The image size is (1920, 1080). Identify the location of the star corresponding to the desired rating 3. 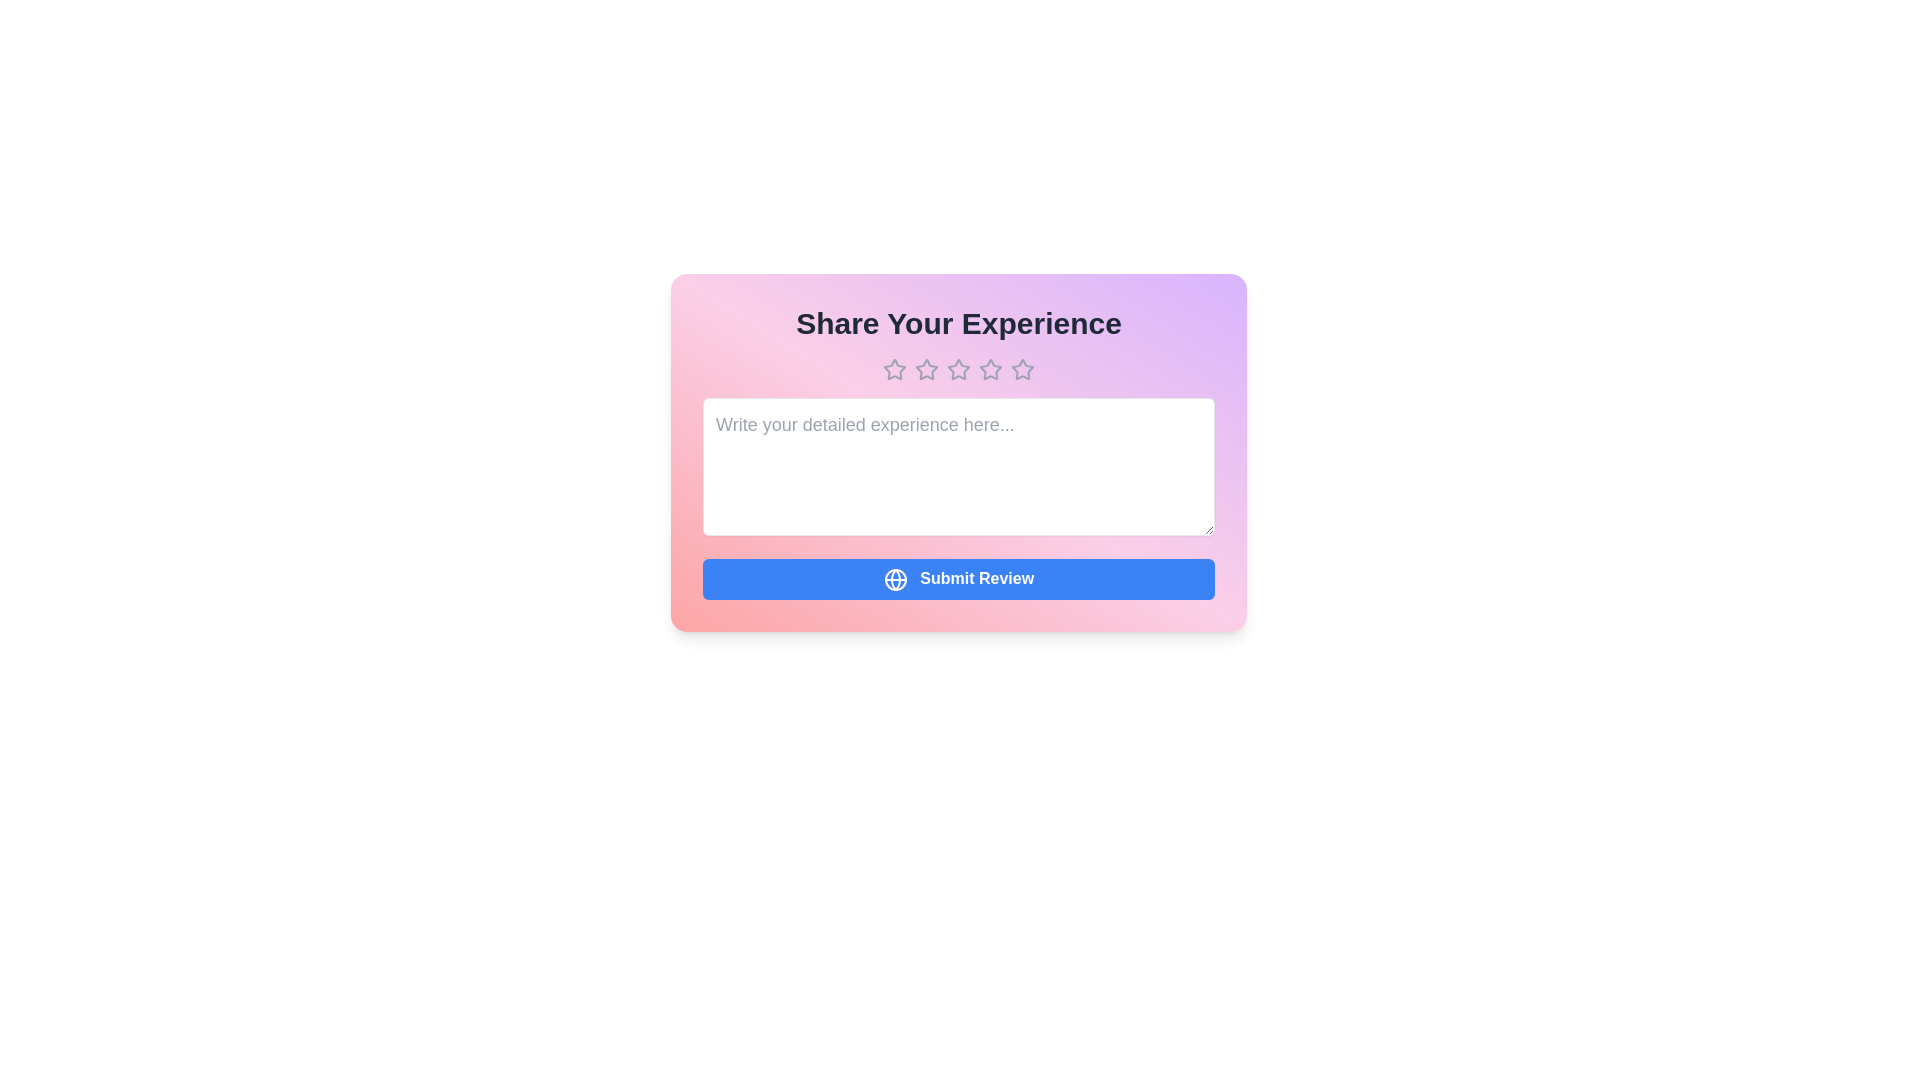
(958, 370).